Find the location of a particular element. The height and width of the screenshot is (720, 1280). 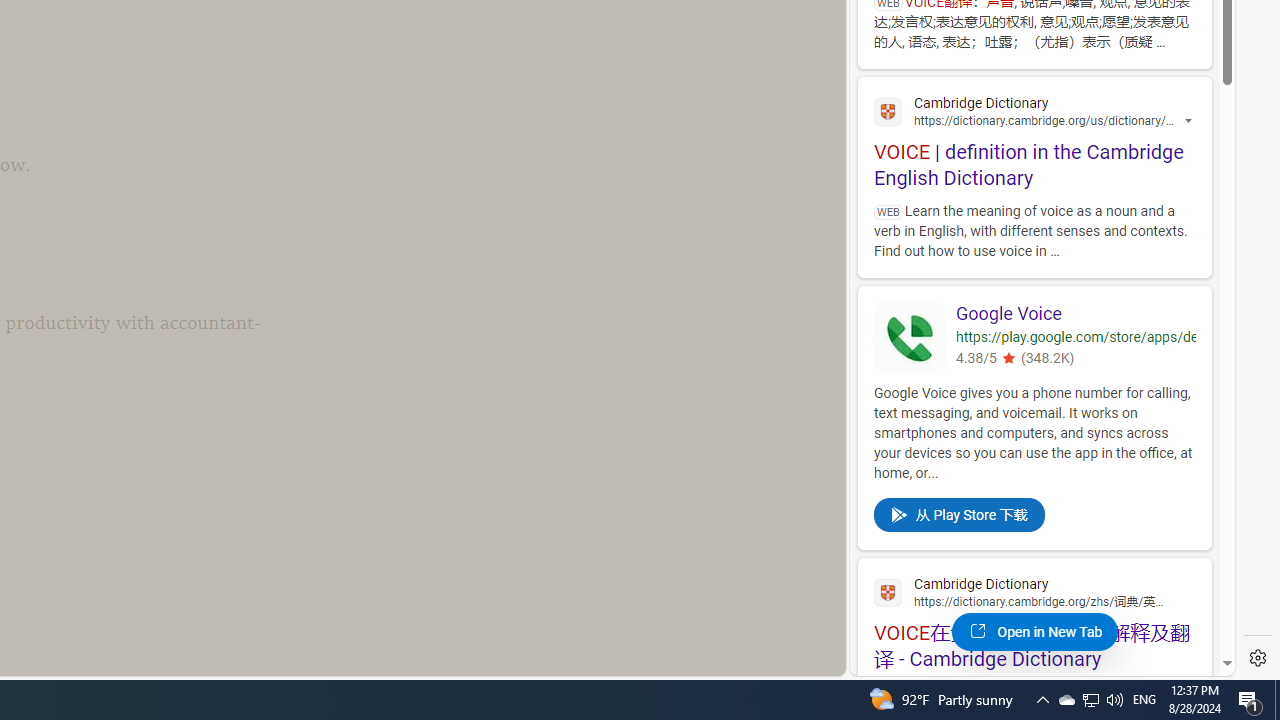

'VOICE | definition in the Cambridge English Dictionary' is located at coordinates (1034, 138).